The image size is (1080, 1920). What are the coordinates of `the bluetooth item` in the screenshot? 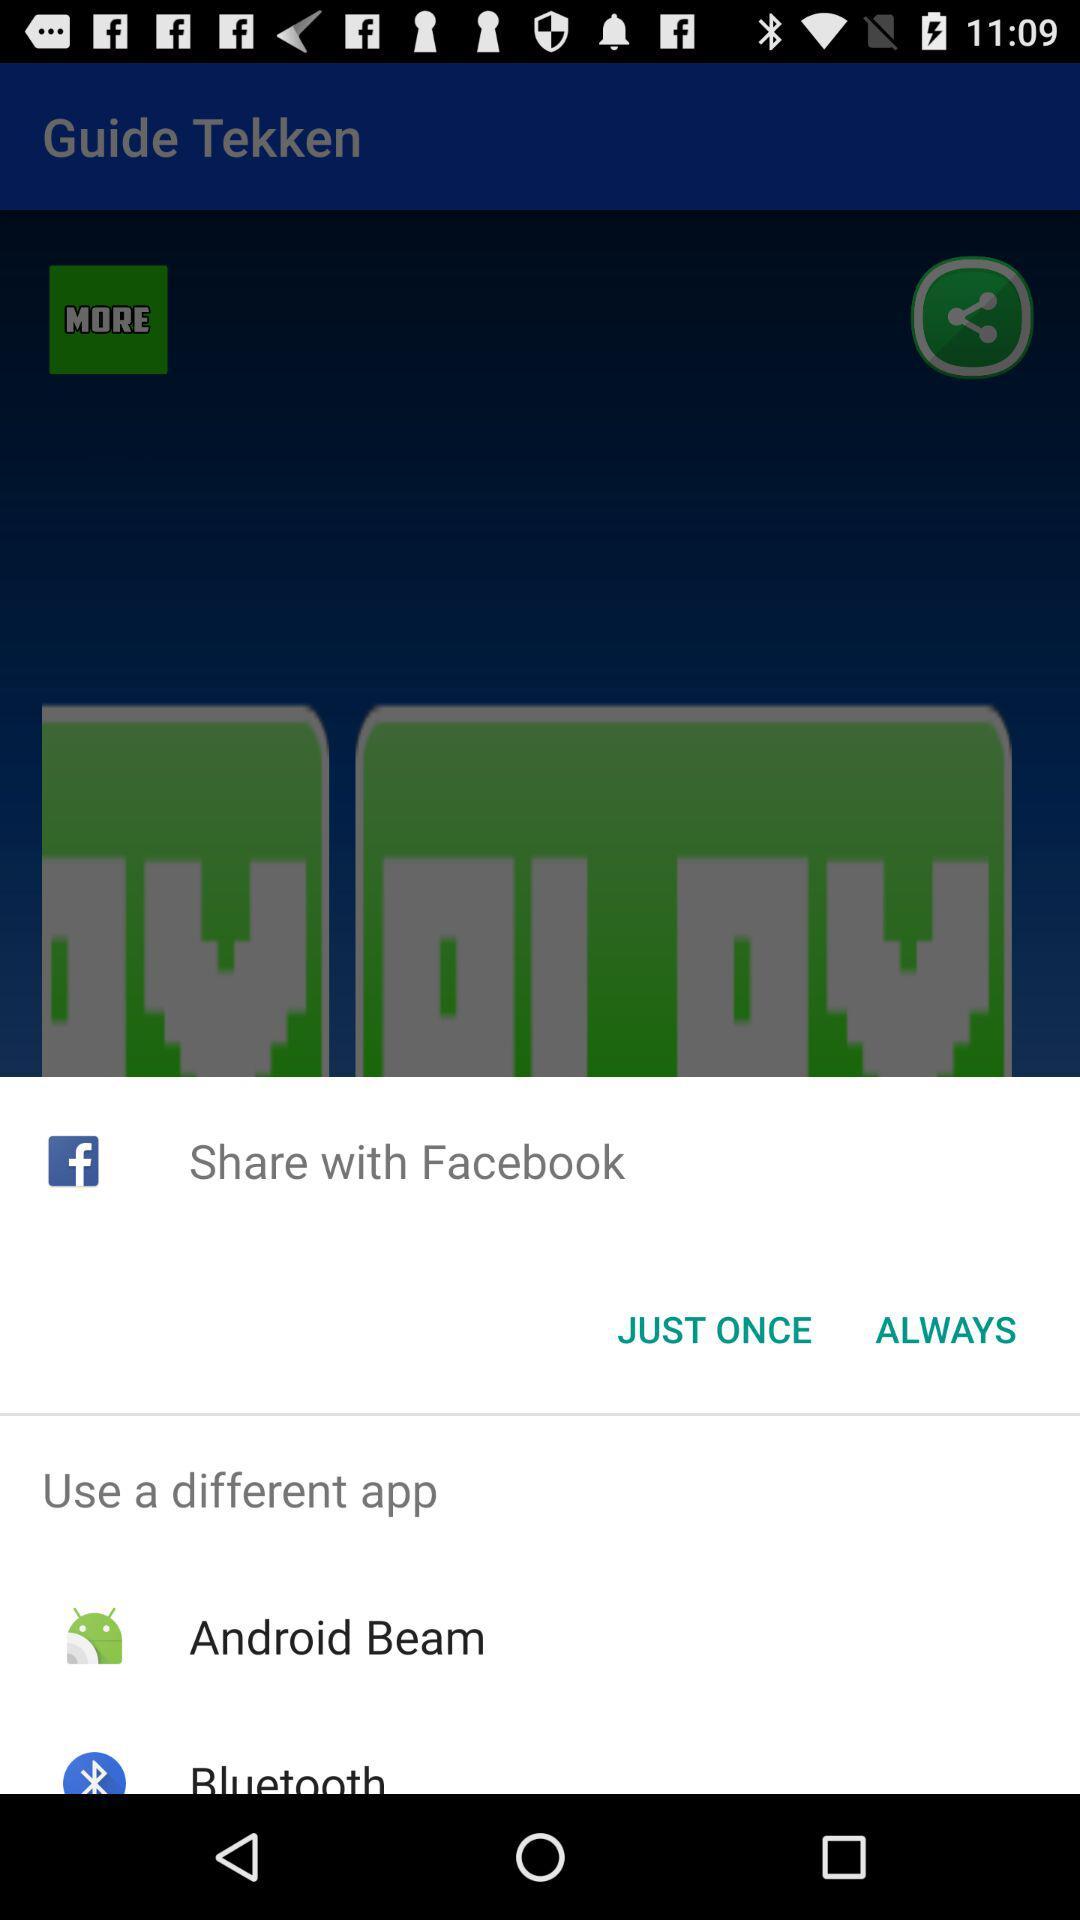 It's located at (288, 1772).